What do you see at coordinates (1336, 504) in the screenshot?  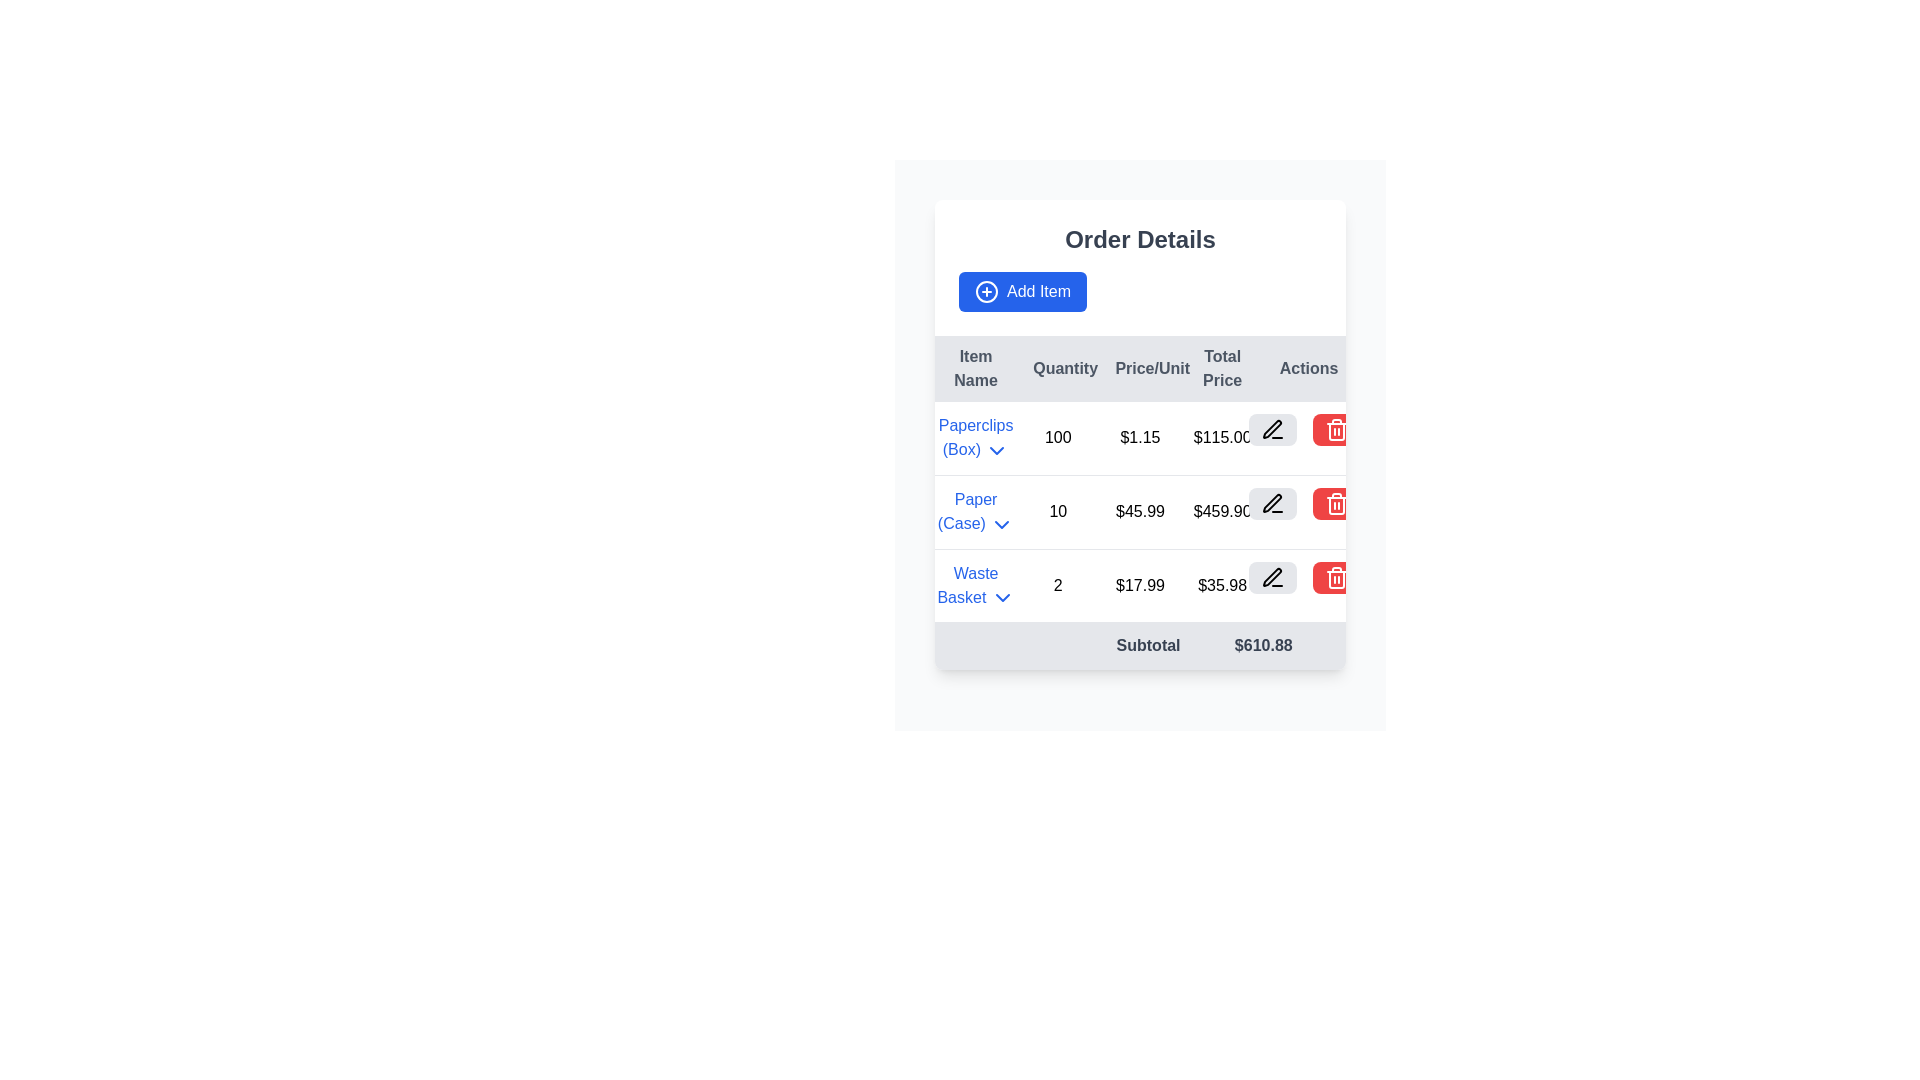 I see `the red trash bin icon located in the 'Actions' column of the table, adjacent to the pencil icon` at bounding box center [1336, 504].